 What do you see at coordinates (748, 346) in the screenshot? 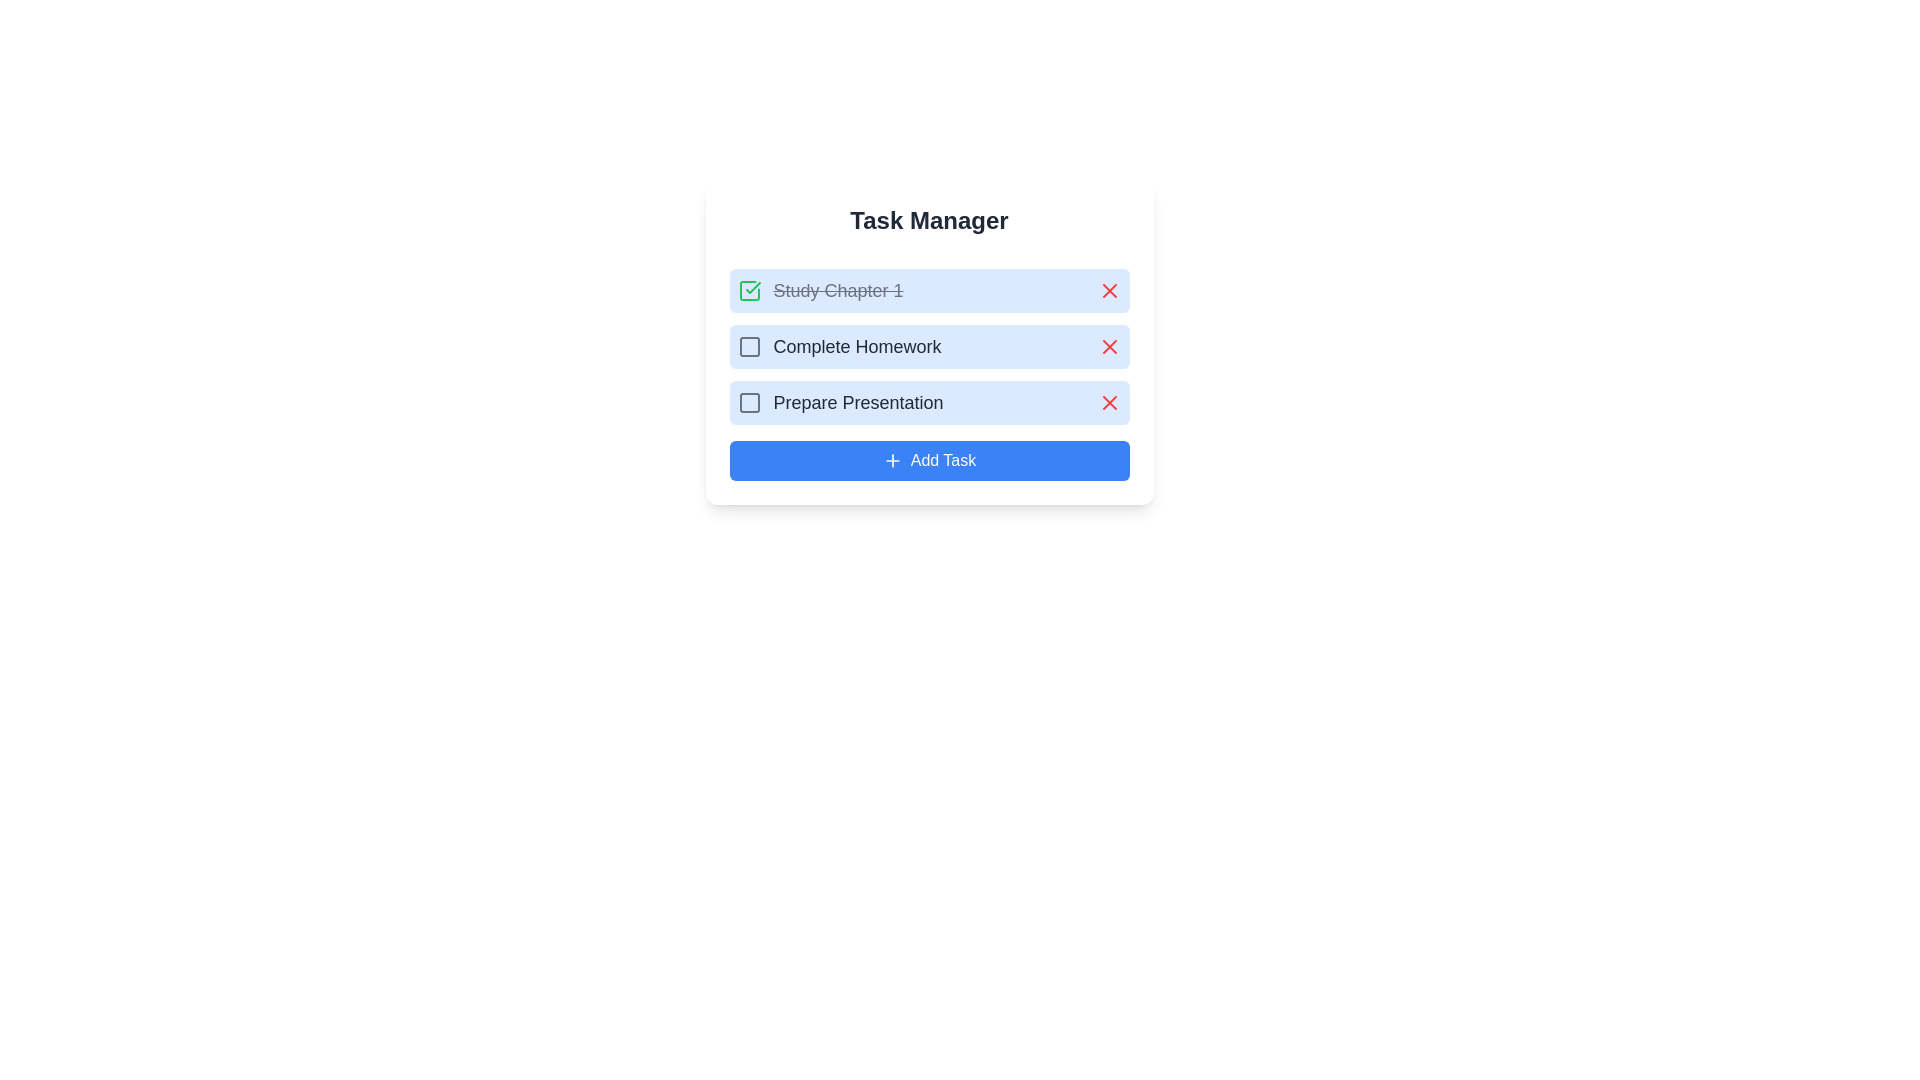
I see `the small square icon with rounded corners that resembles a checkbox, located to the left of the text 'Complete Homework' in the second row of the task list in the 'Task Manager' card` at bounding box center [748, 346].